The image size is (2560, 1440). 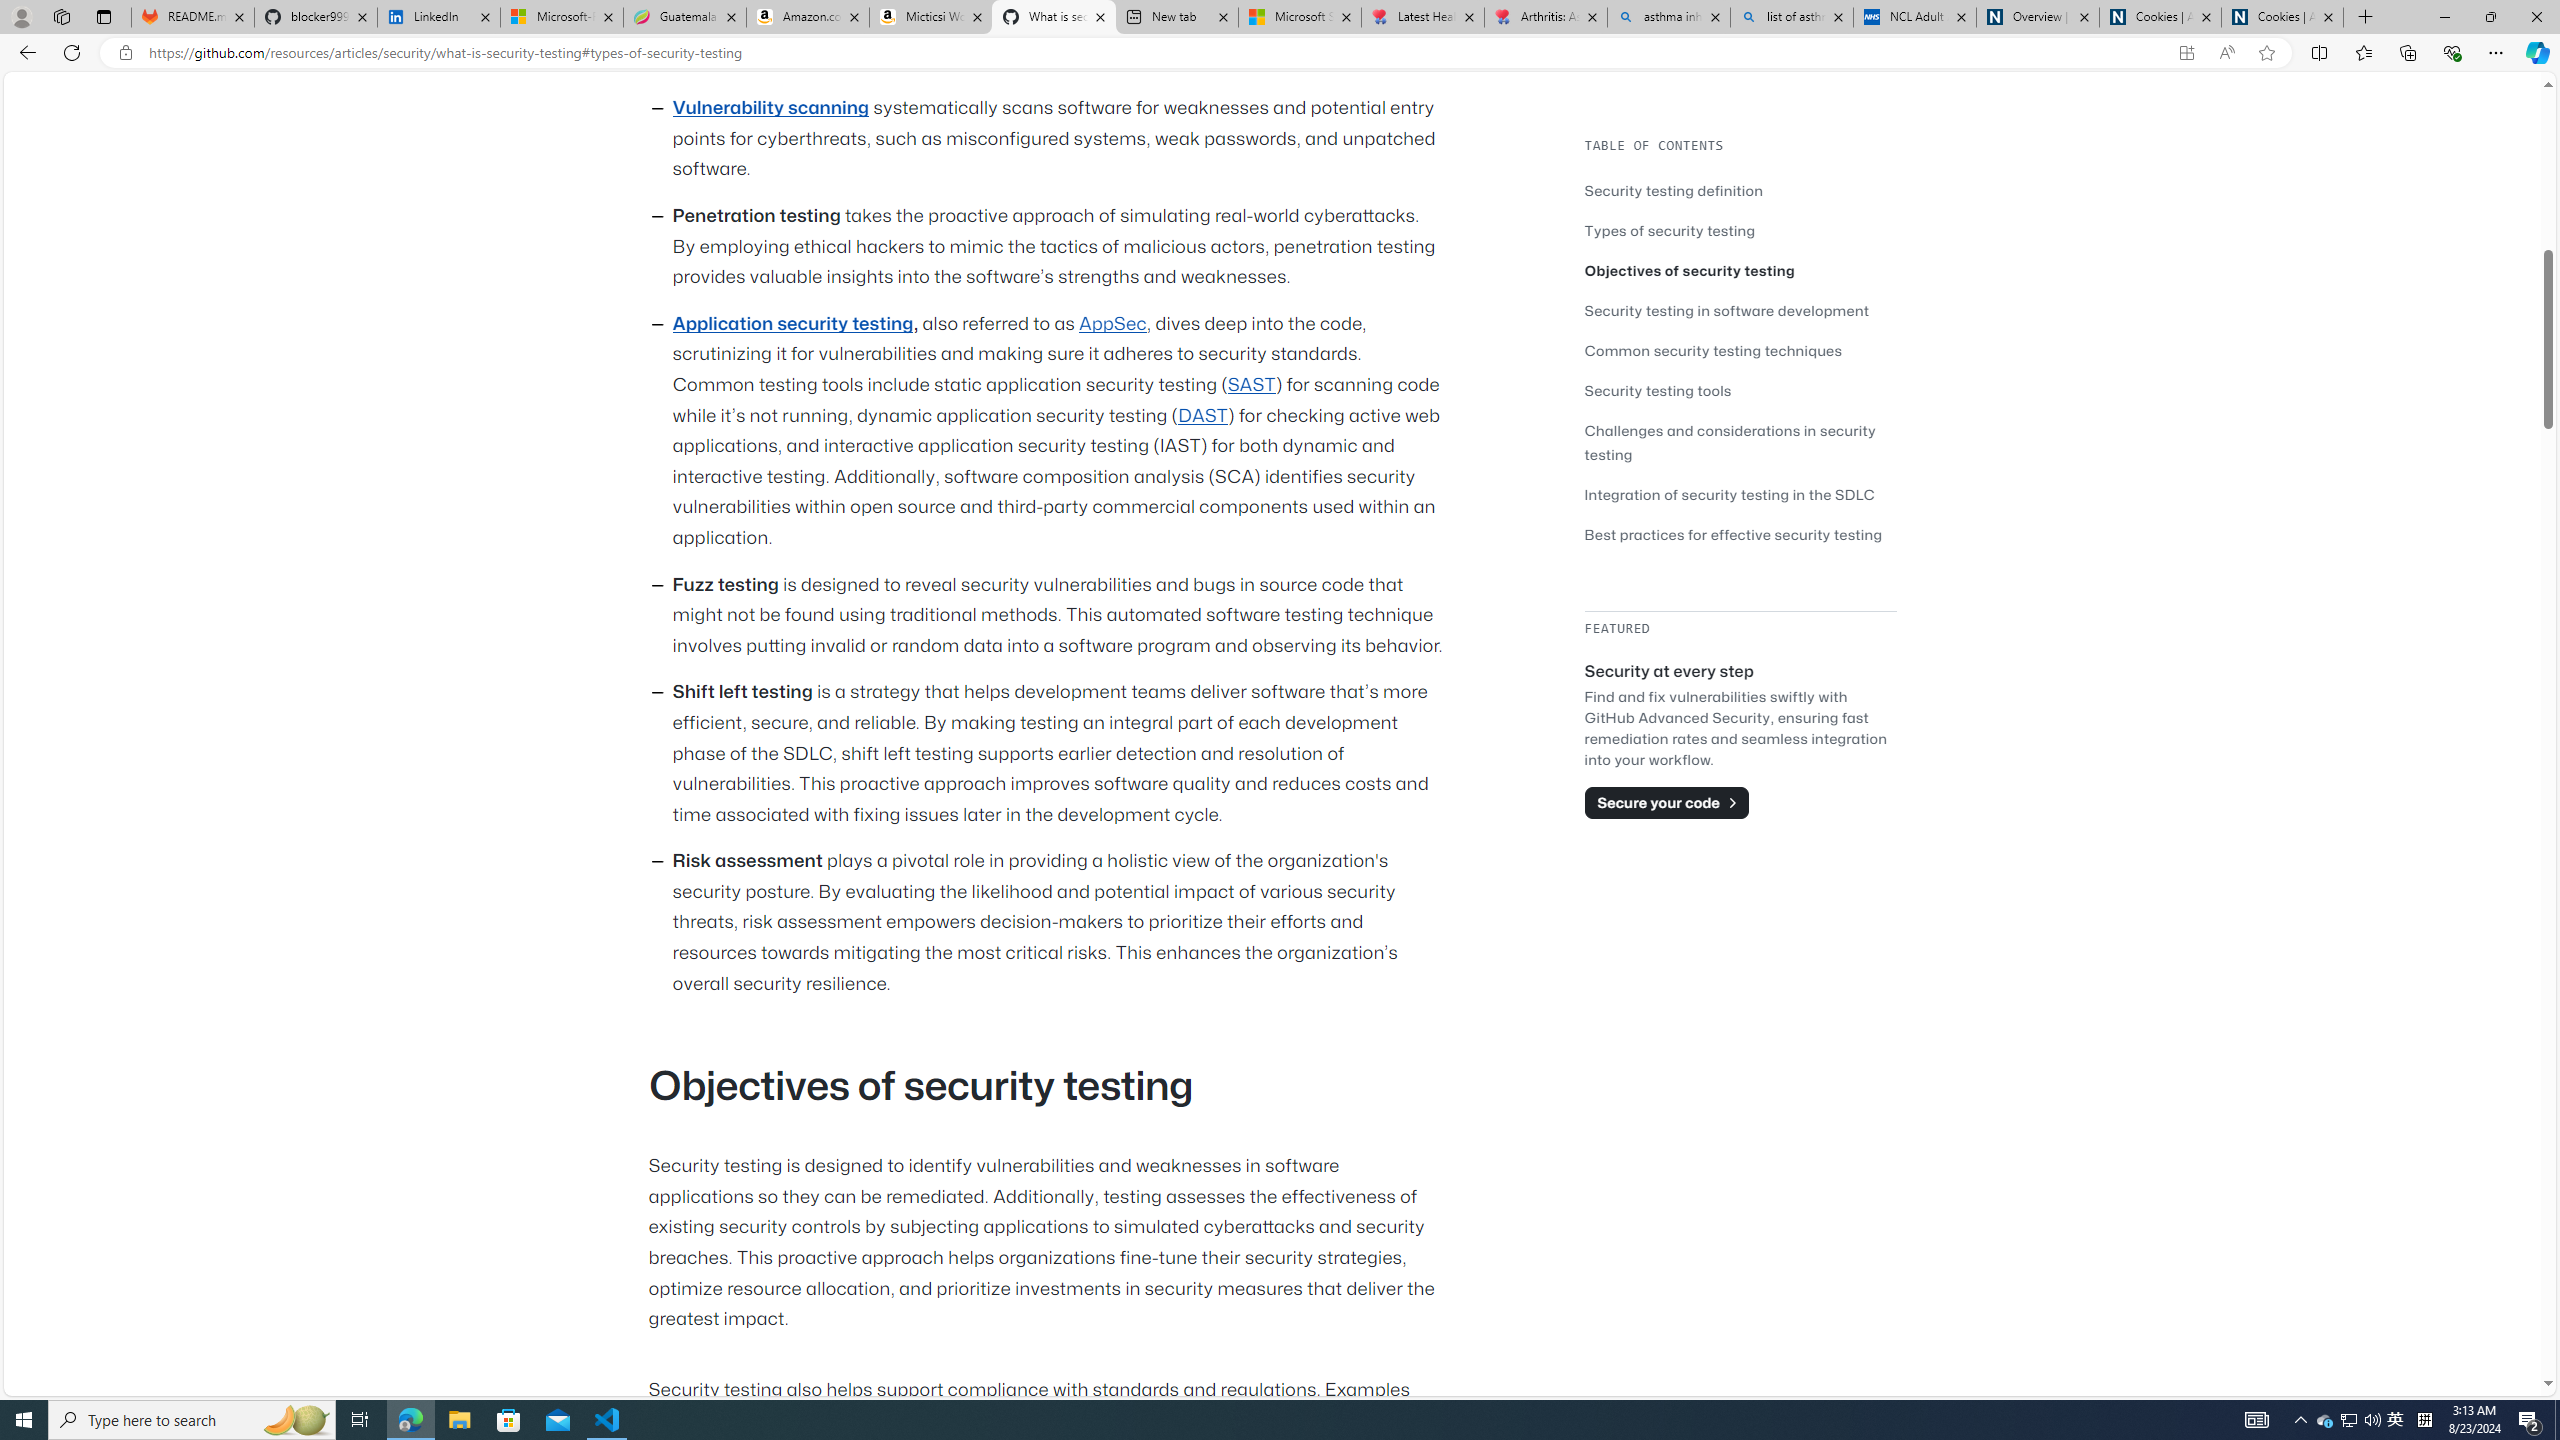 What do you see at coordinates (1729, 441) in the screenshot?
I see `'Challenges and considerations in security testing'` at bounding box center [1729, 441].